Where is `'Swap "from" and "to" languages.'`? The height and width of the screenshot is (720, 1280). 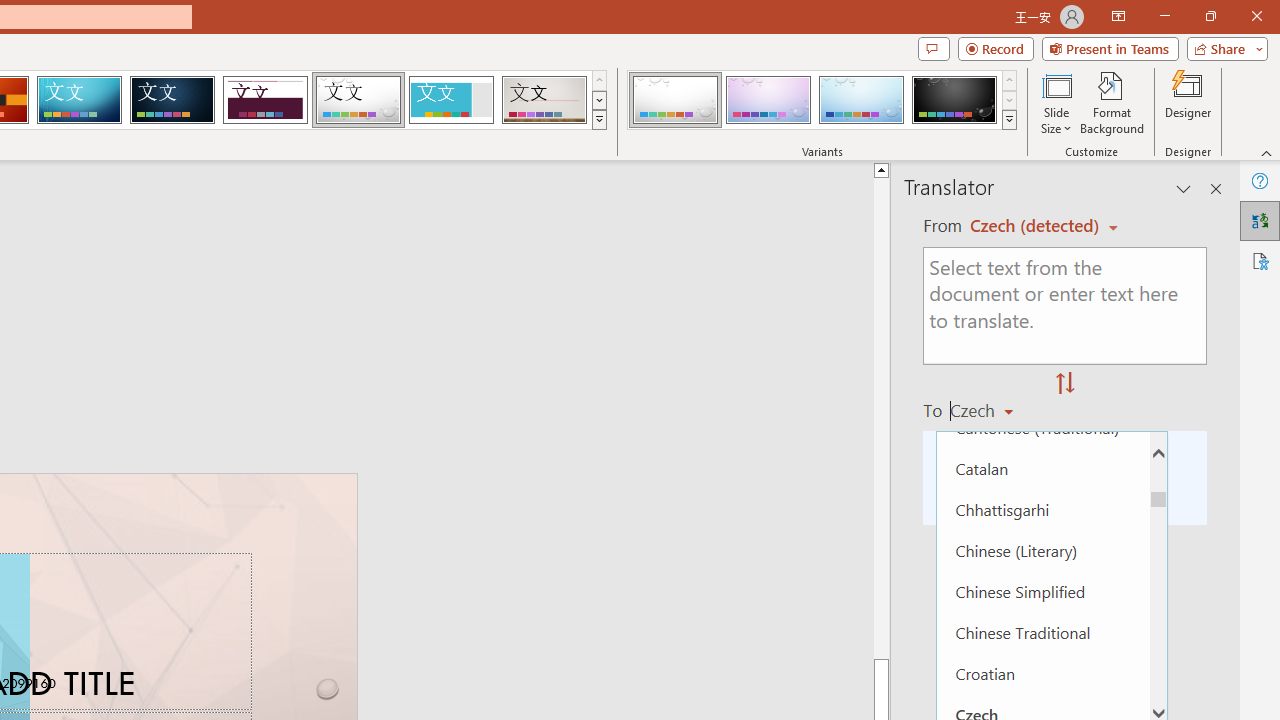
'Swap "from" and "to" languages.' is located at coordinates (1064, 384).